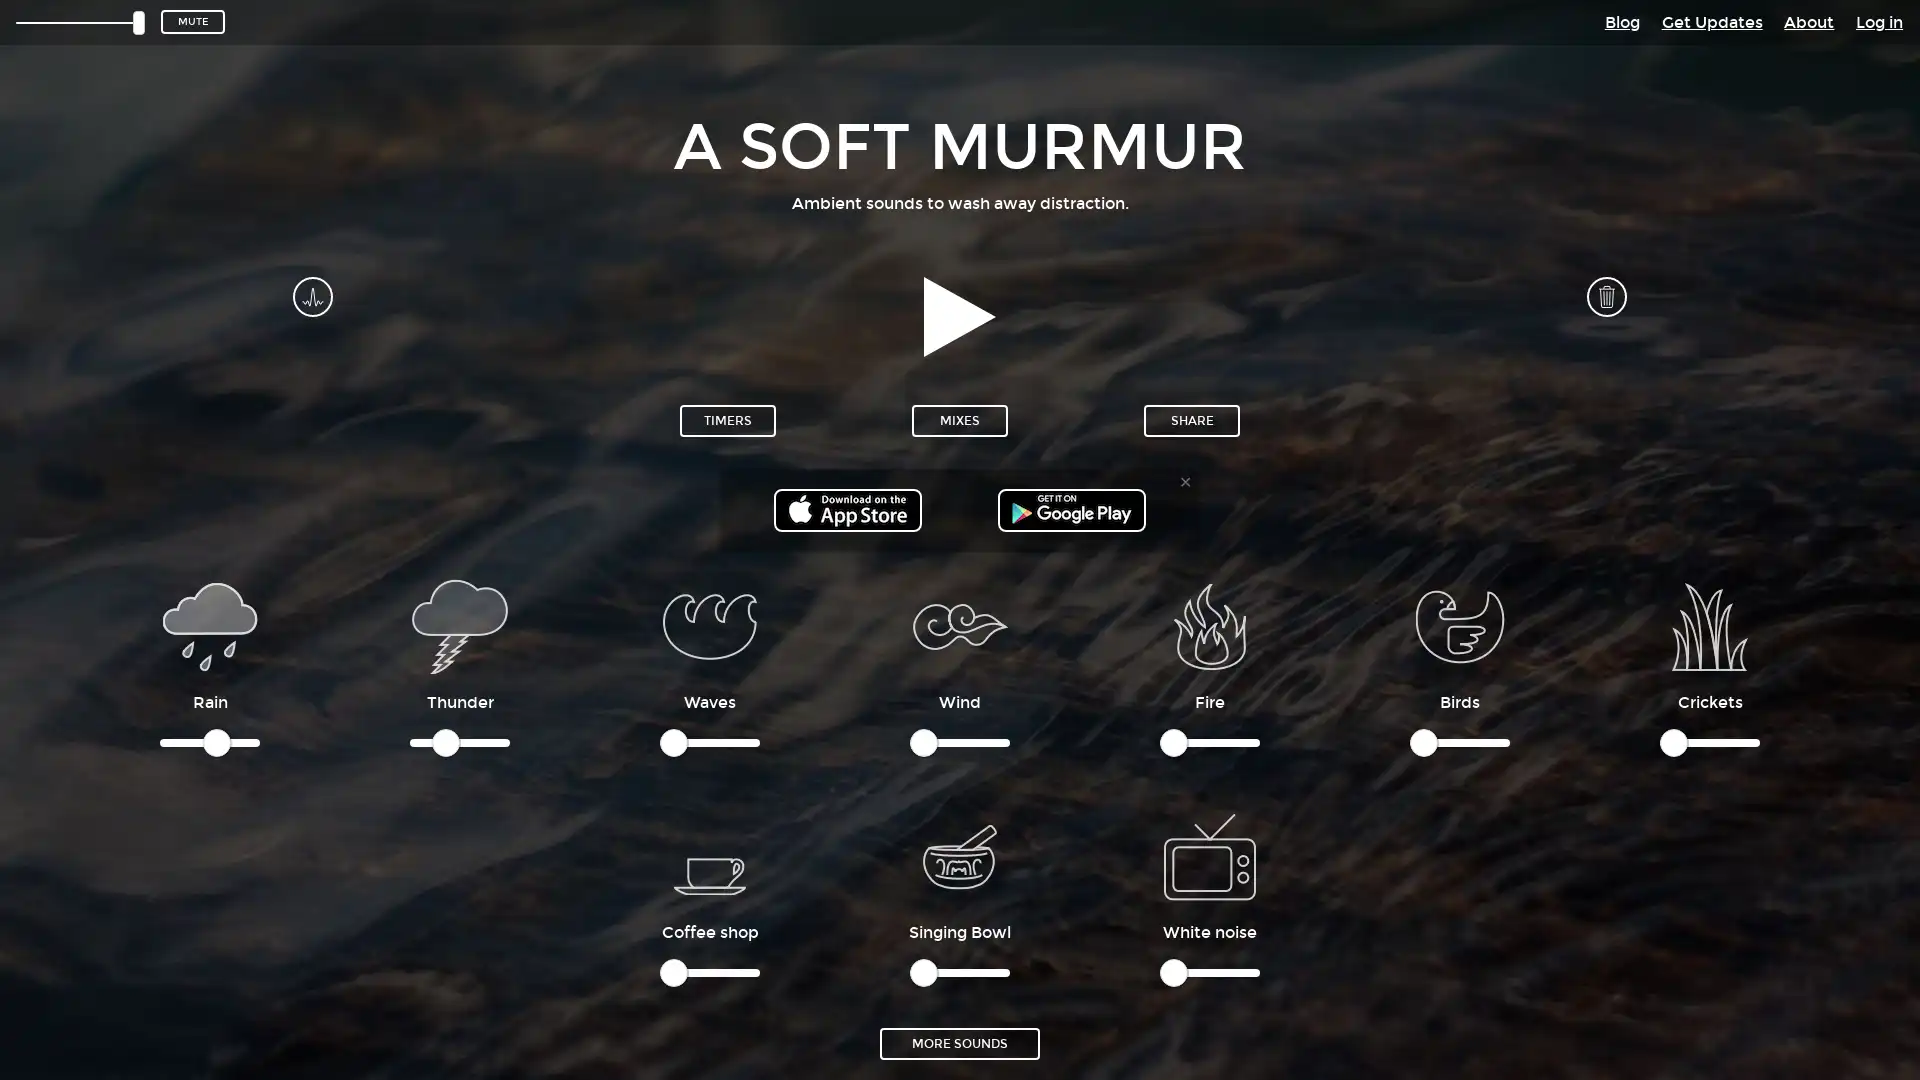  I want to click on Log in, so click(1878, 21).